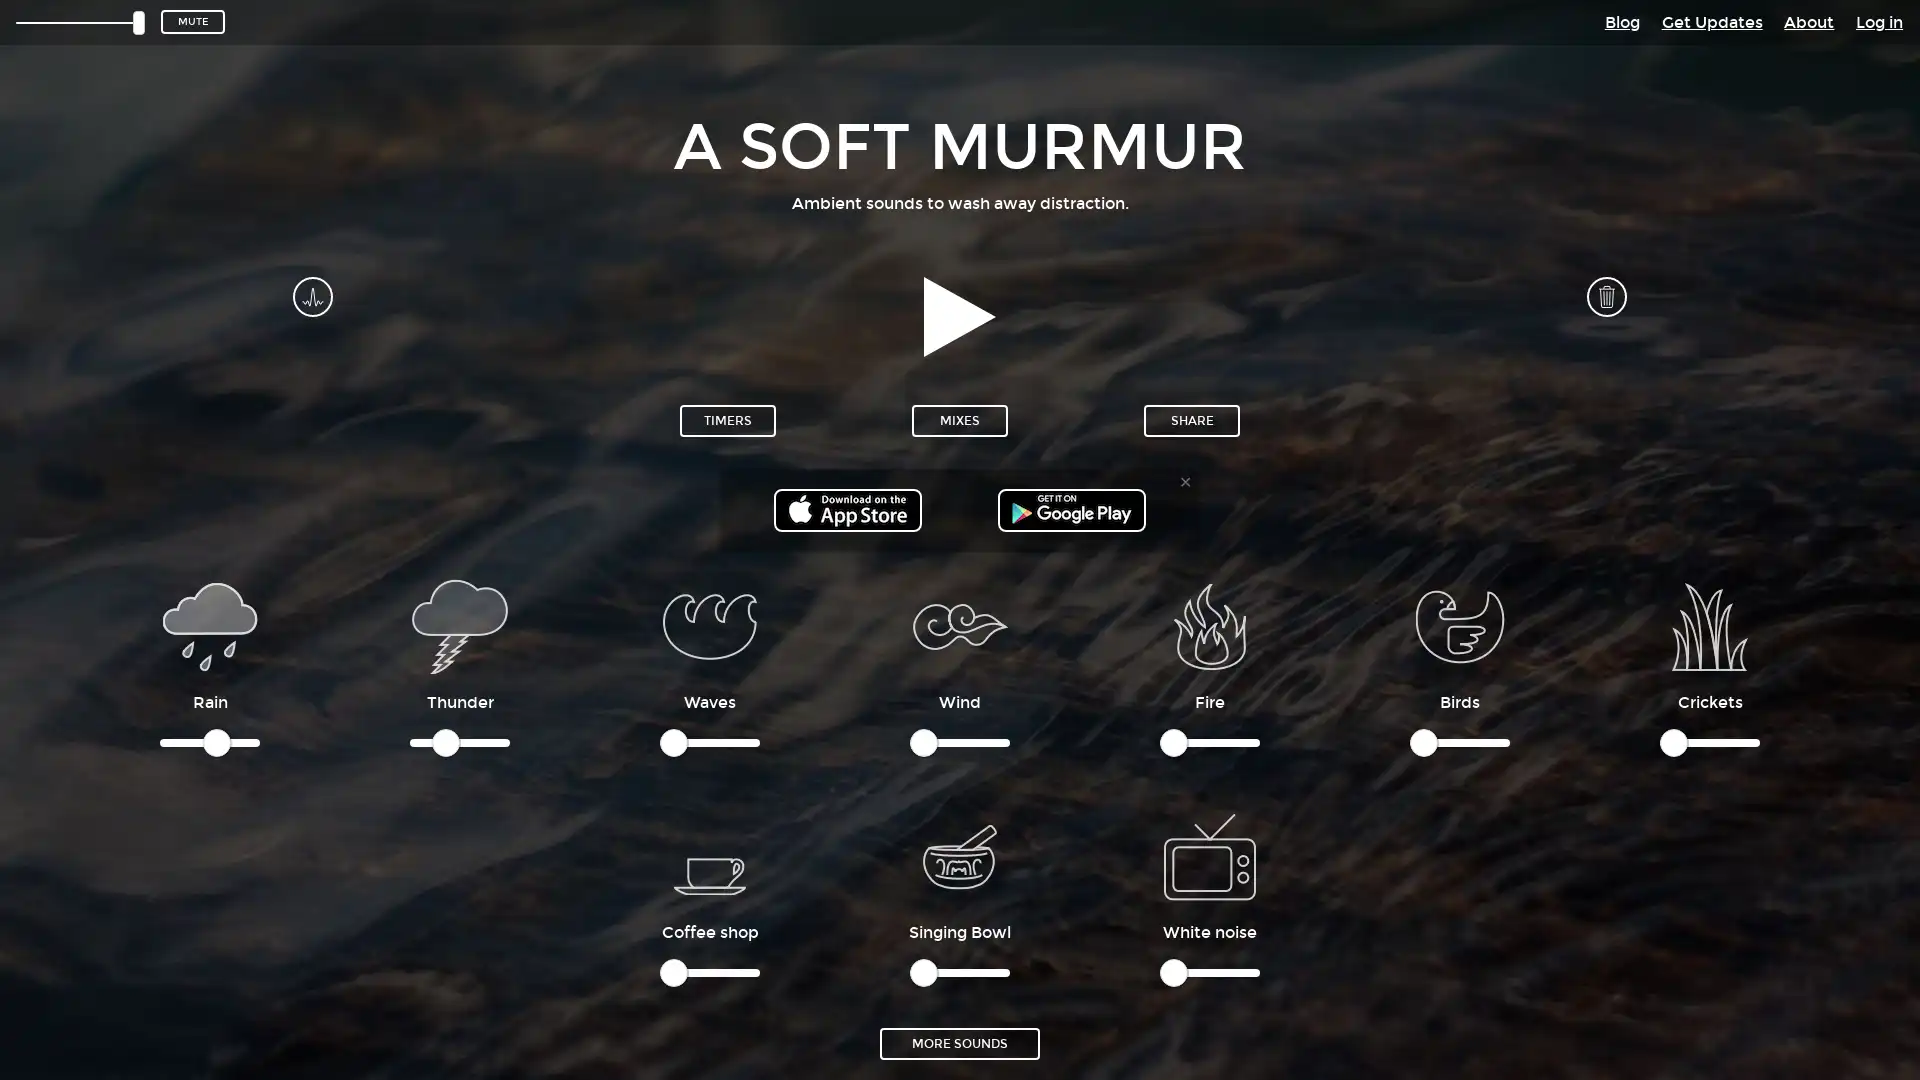  I want to click on Log in, so click(1878, 21).